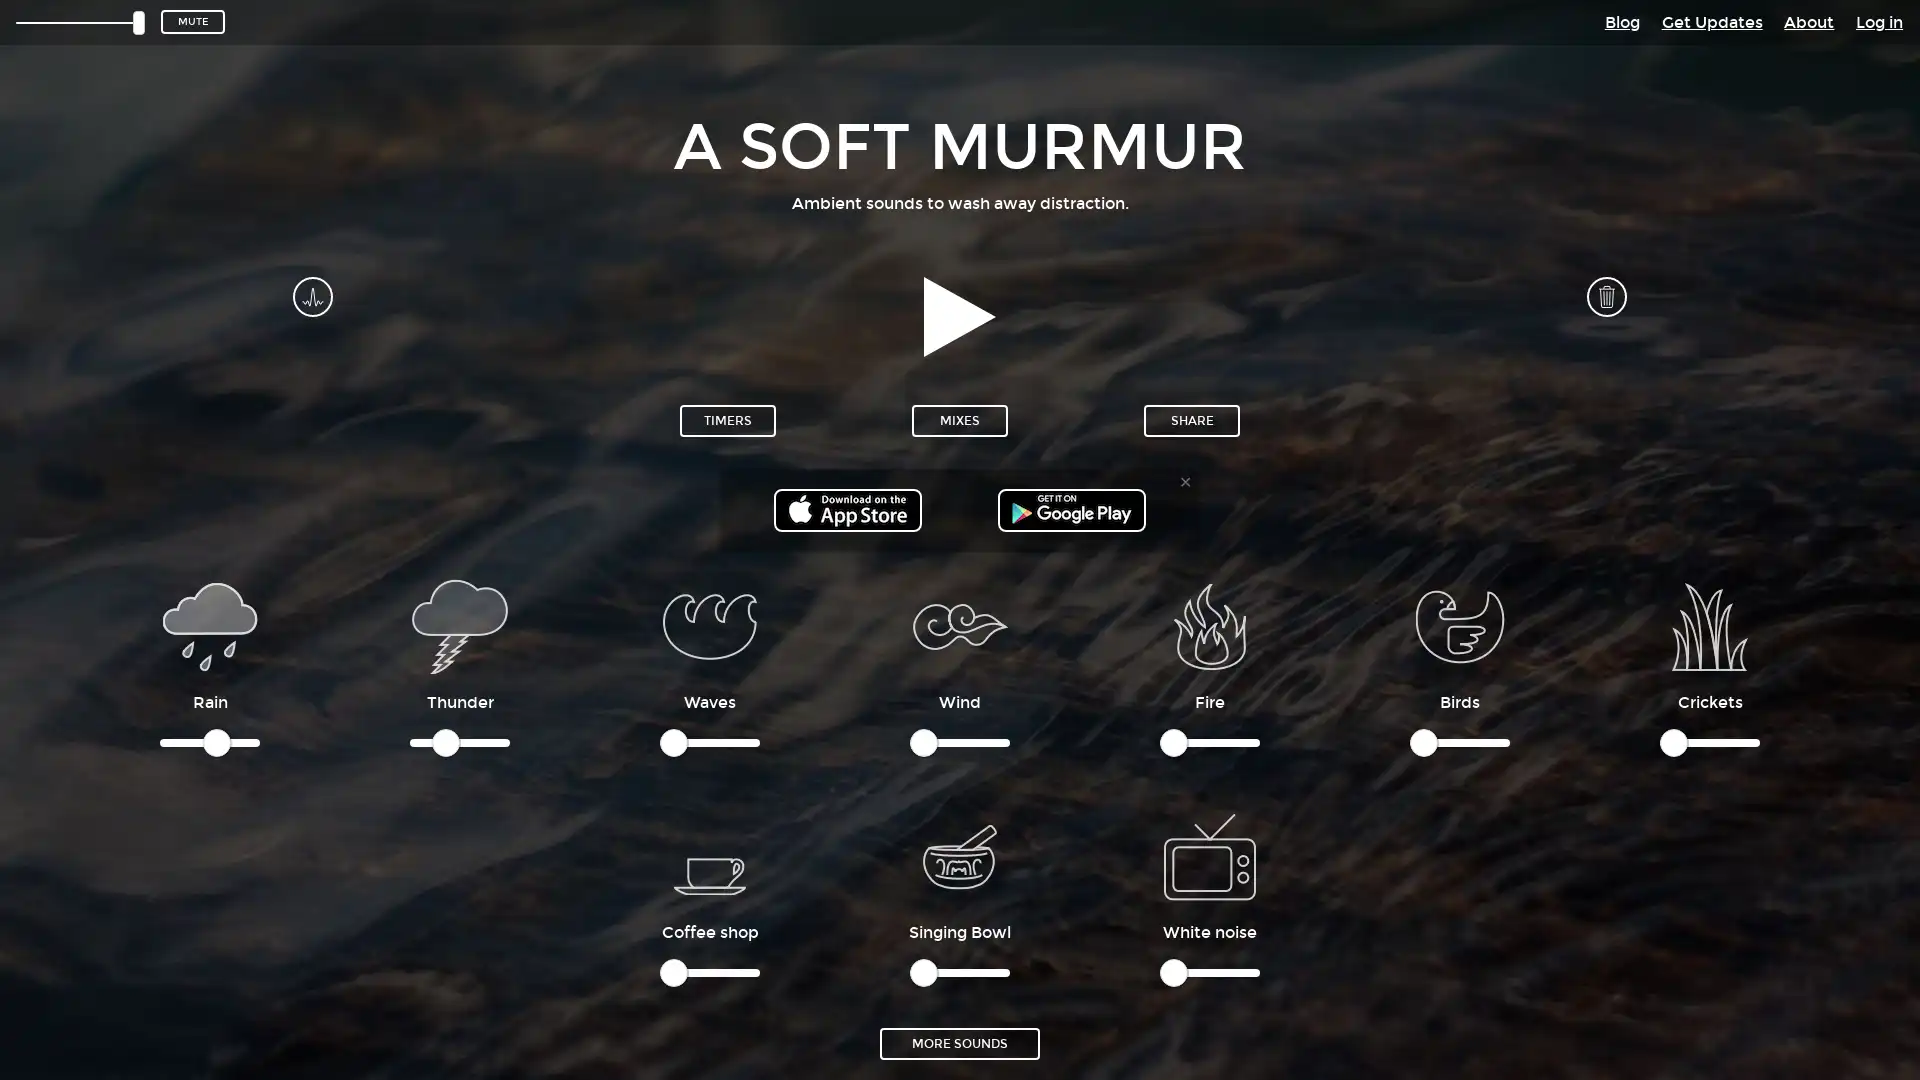  I want to click on Log in, so click(1878, 21).